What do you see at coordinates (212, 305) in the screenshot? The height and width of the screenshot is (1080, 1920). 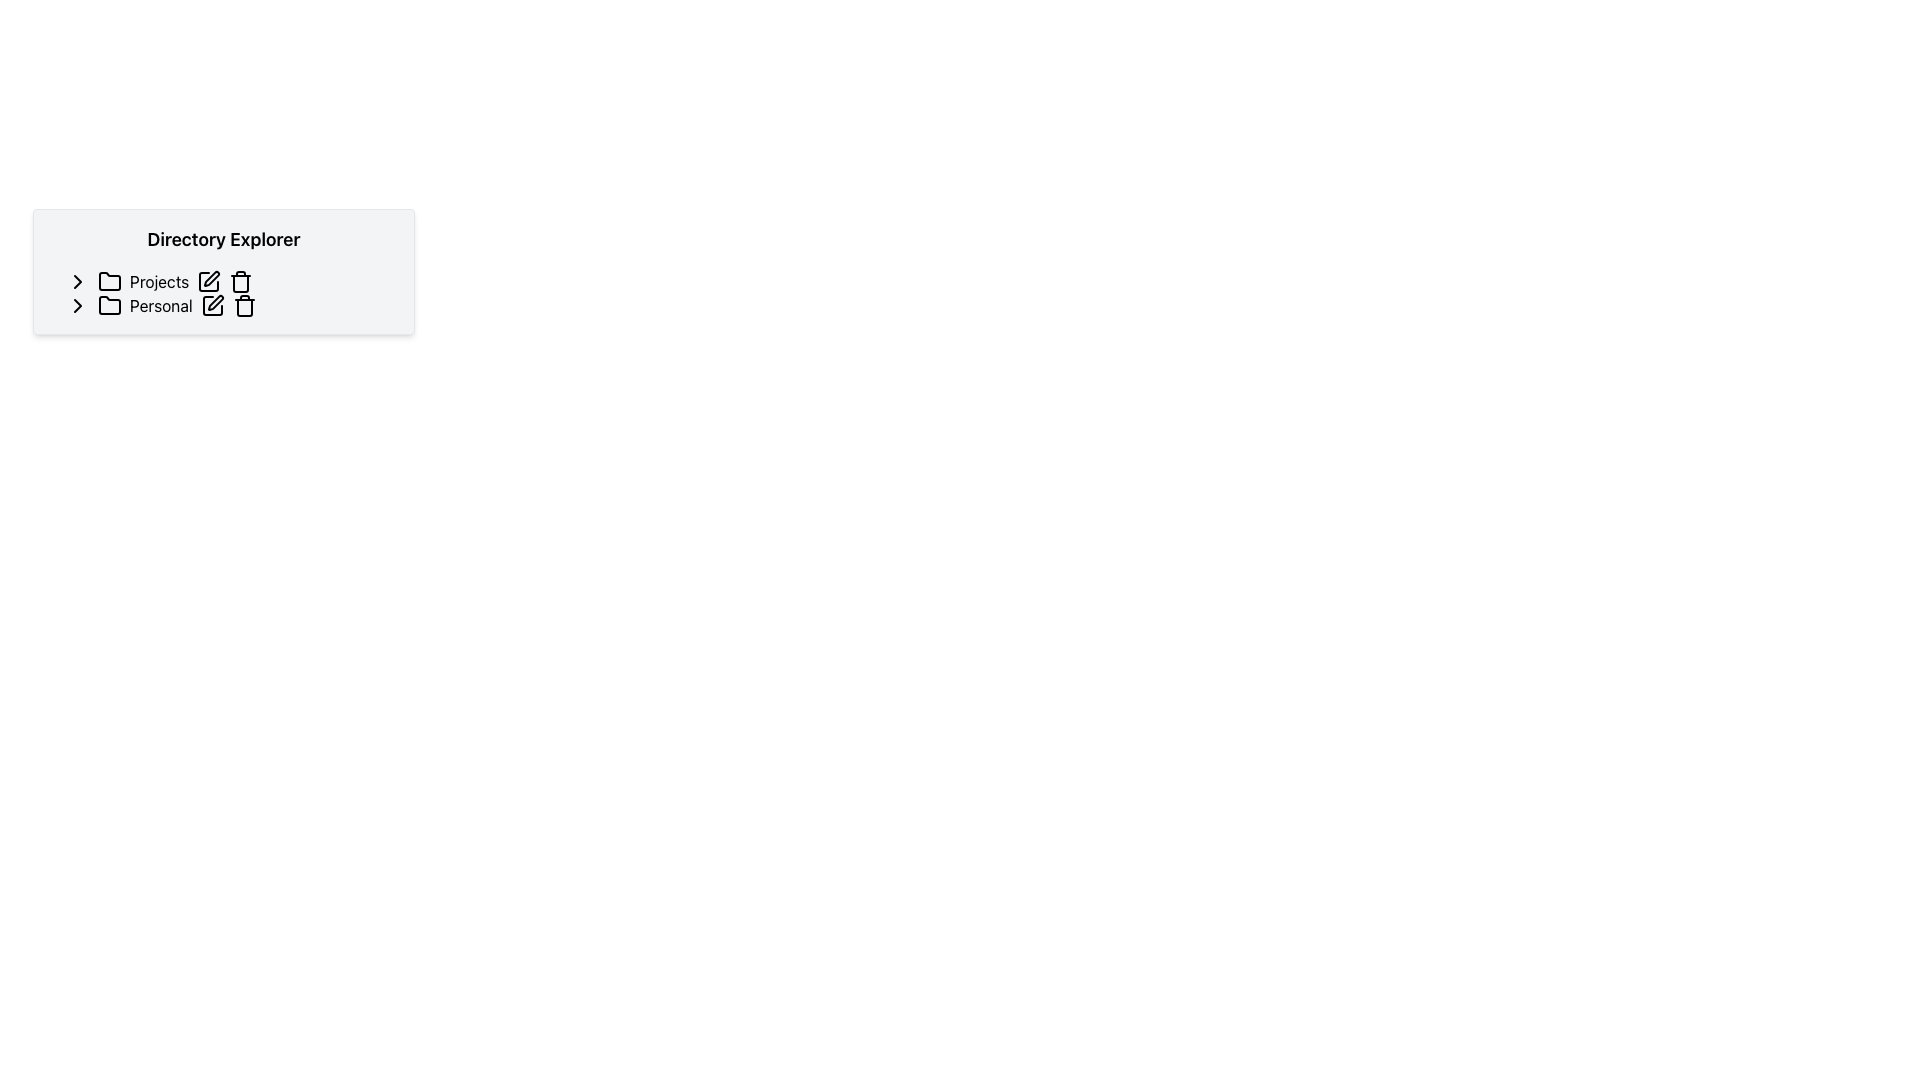 I see `the edit button located directly to the right of the 'Personal' folder label to initiate editing` at bounding box center [212, 305].